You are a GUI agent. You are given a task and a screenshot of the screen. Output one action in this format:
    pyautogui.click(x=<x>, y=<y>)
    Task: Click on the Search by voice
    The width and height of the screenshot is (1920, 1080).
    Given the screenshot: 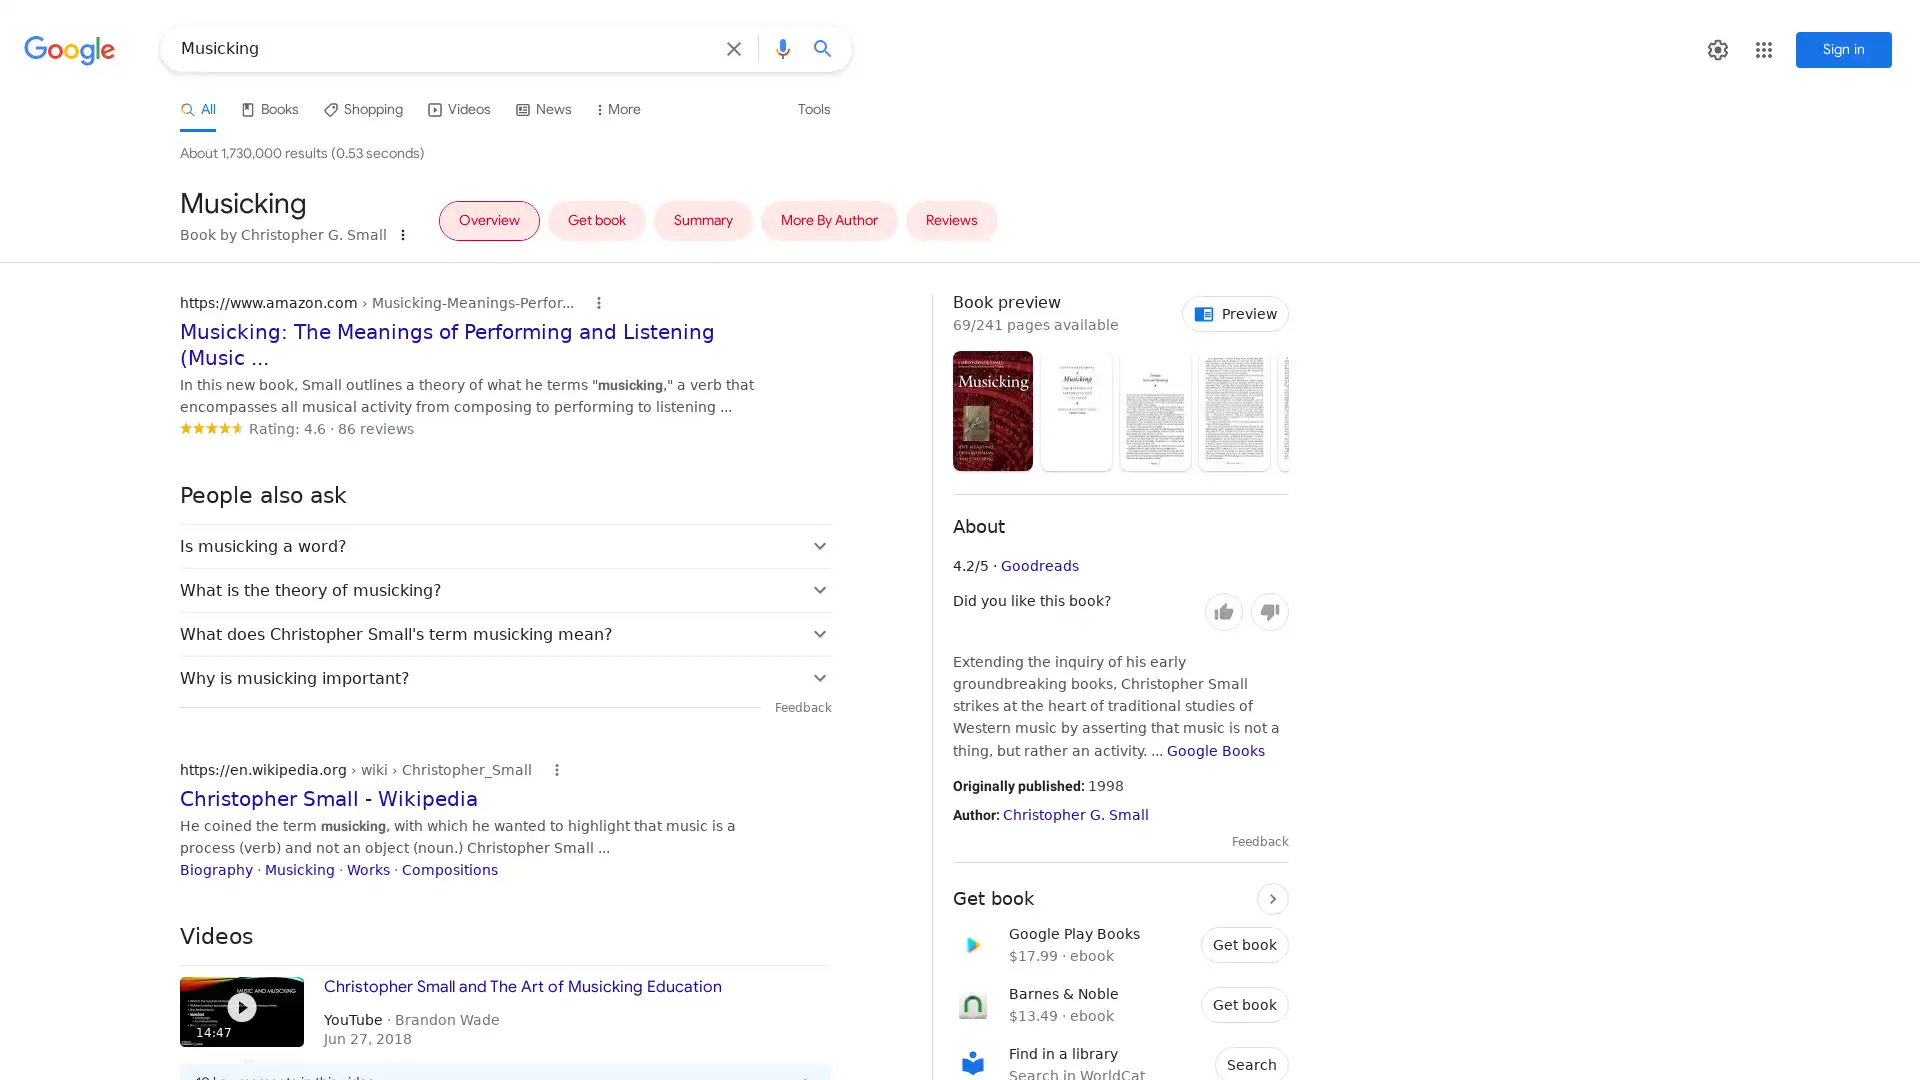 What is the action you would take?
    pyautogui.click(x=781, y=48)
    